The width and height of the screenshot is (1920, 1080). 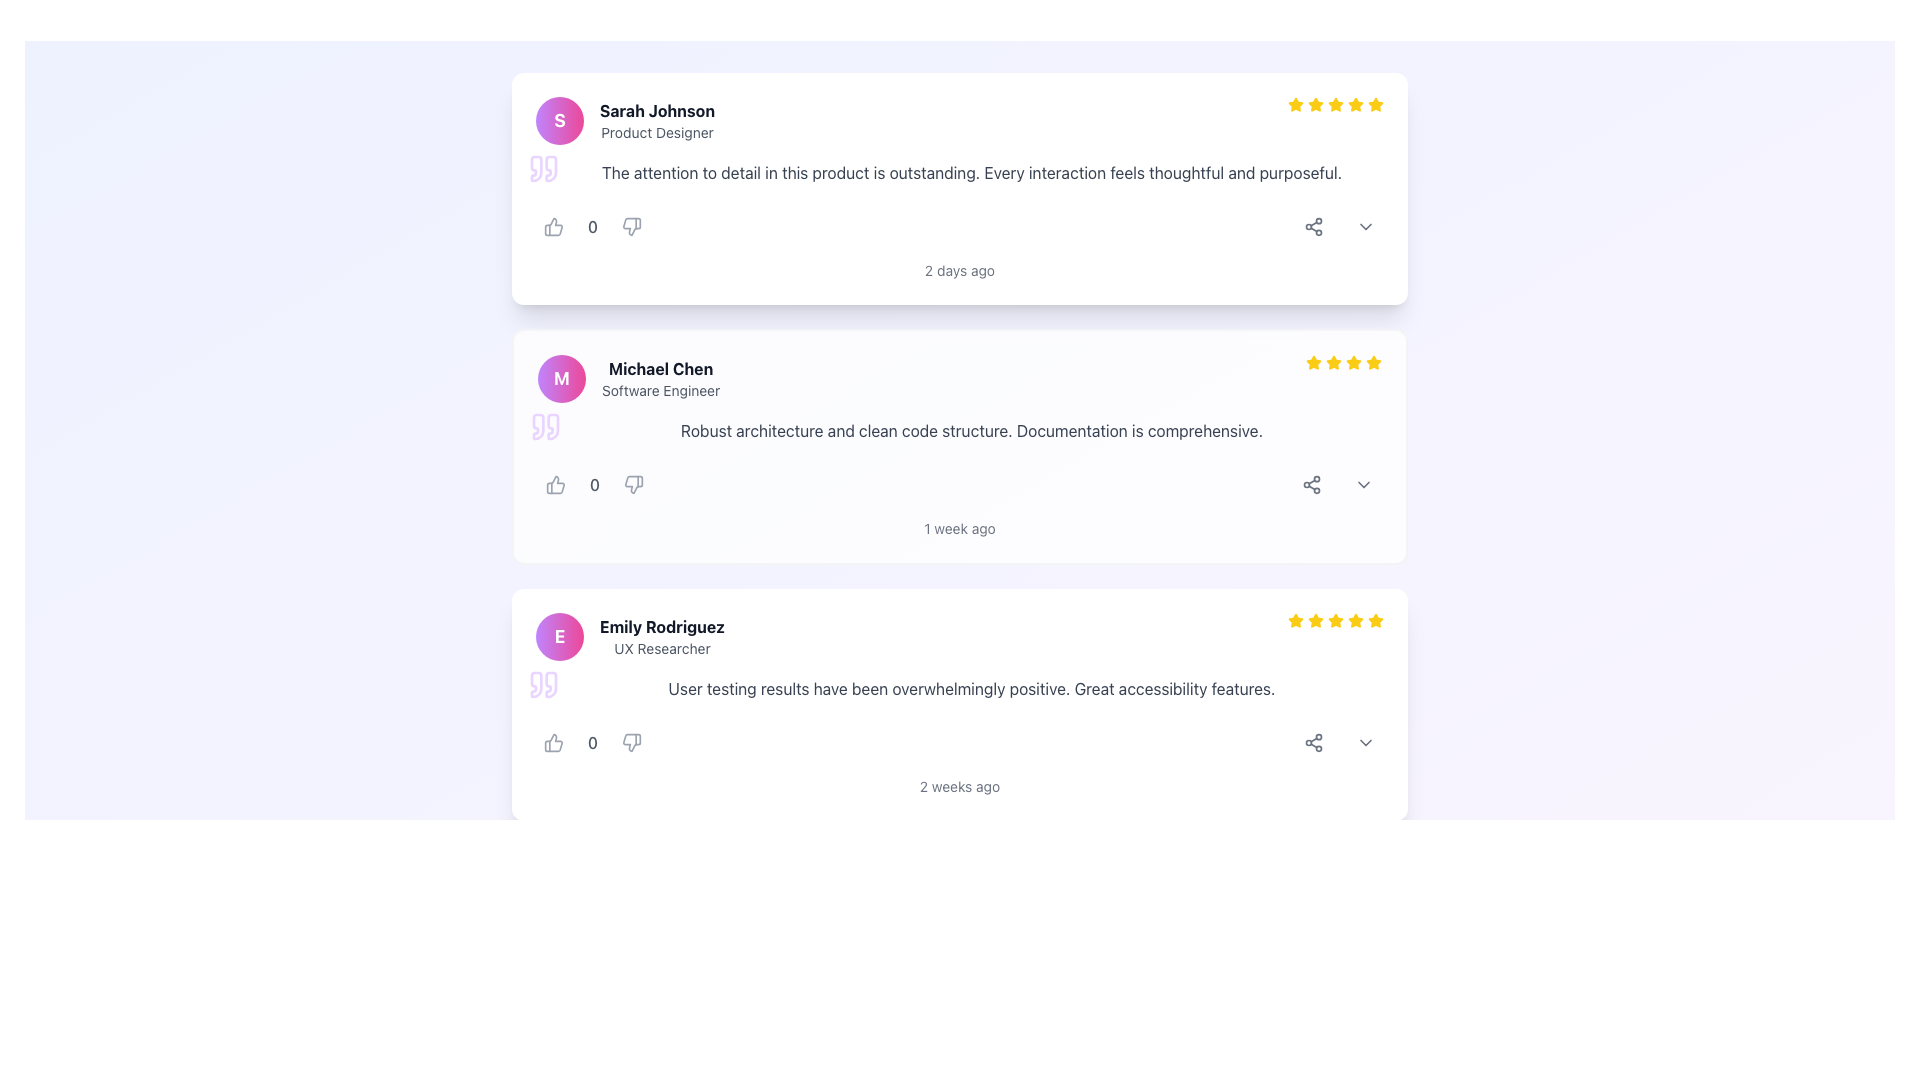 What do you see at coordinates (657, 111) in the screenshot?
I see `the text label displaying 'Sarah Johnson', which is the first bold text entry in the user feedback card` at bounding box center [657, 111].